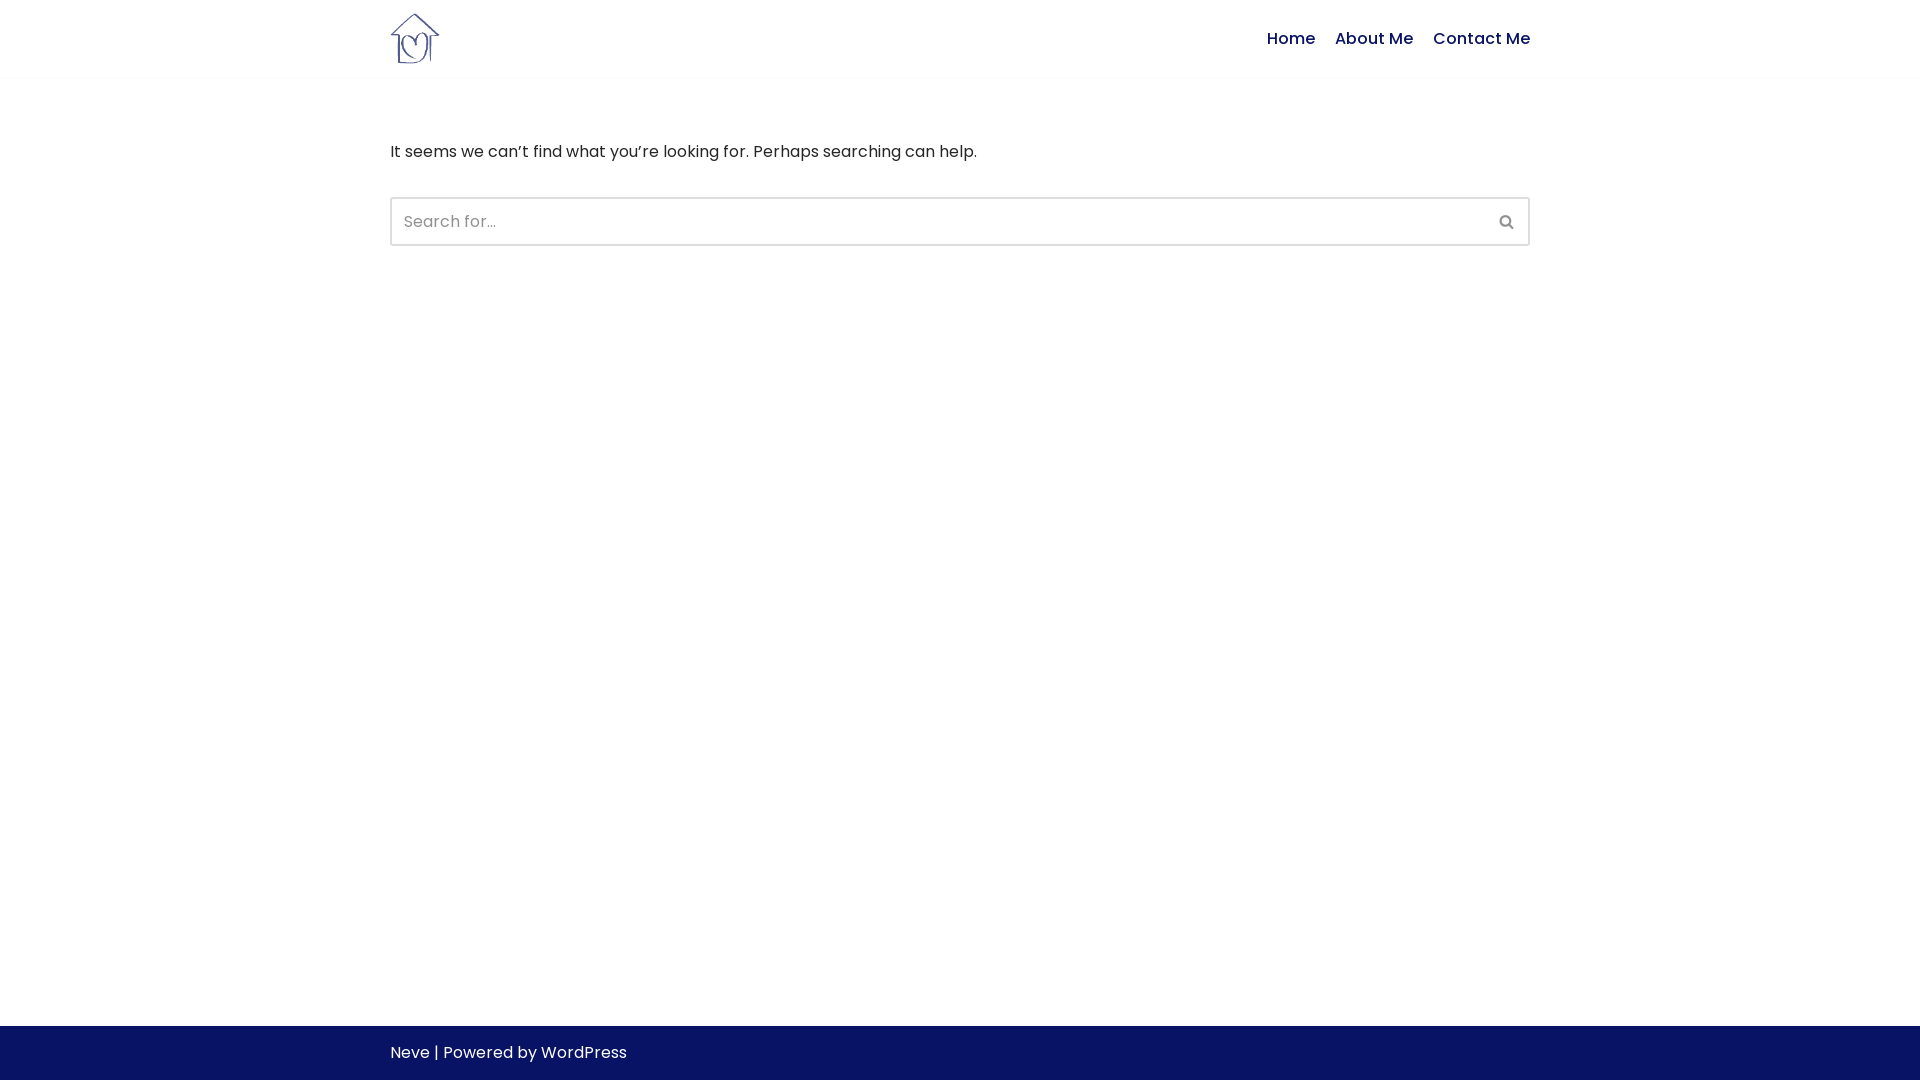 The image size is (1920, 1080). What do you see at coordinates (541, 1051) in the screenshot?
I see `'WordPress'` at bounding box center [541, 1051].